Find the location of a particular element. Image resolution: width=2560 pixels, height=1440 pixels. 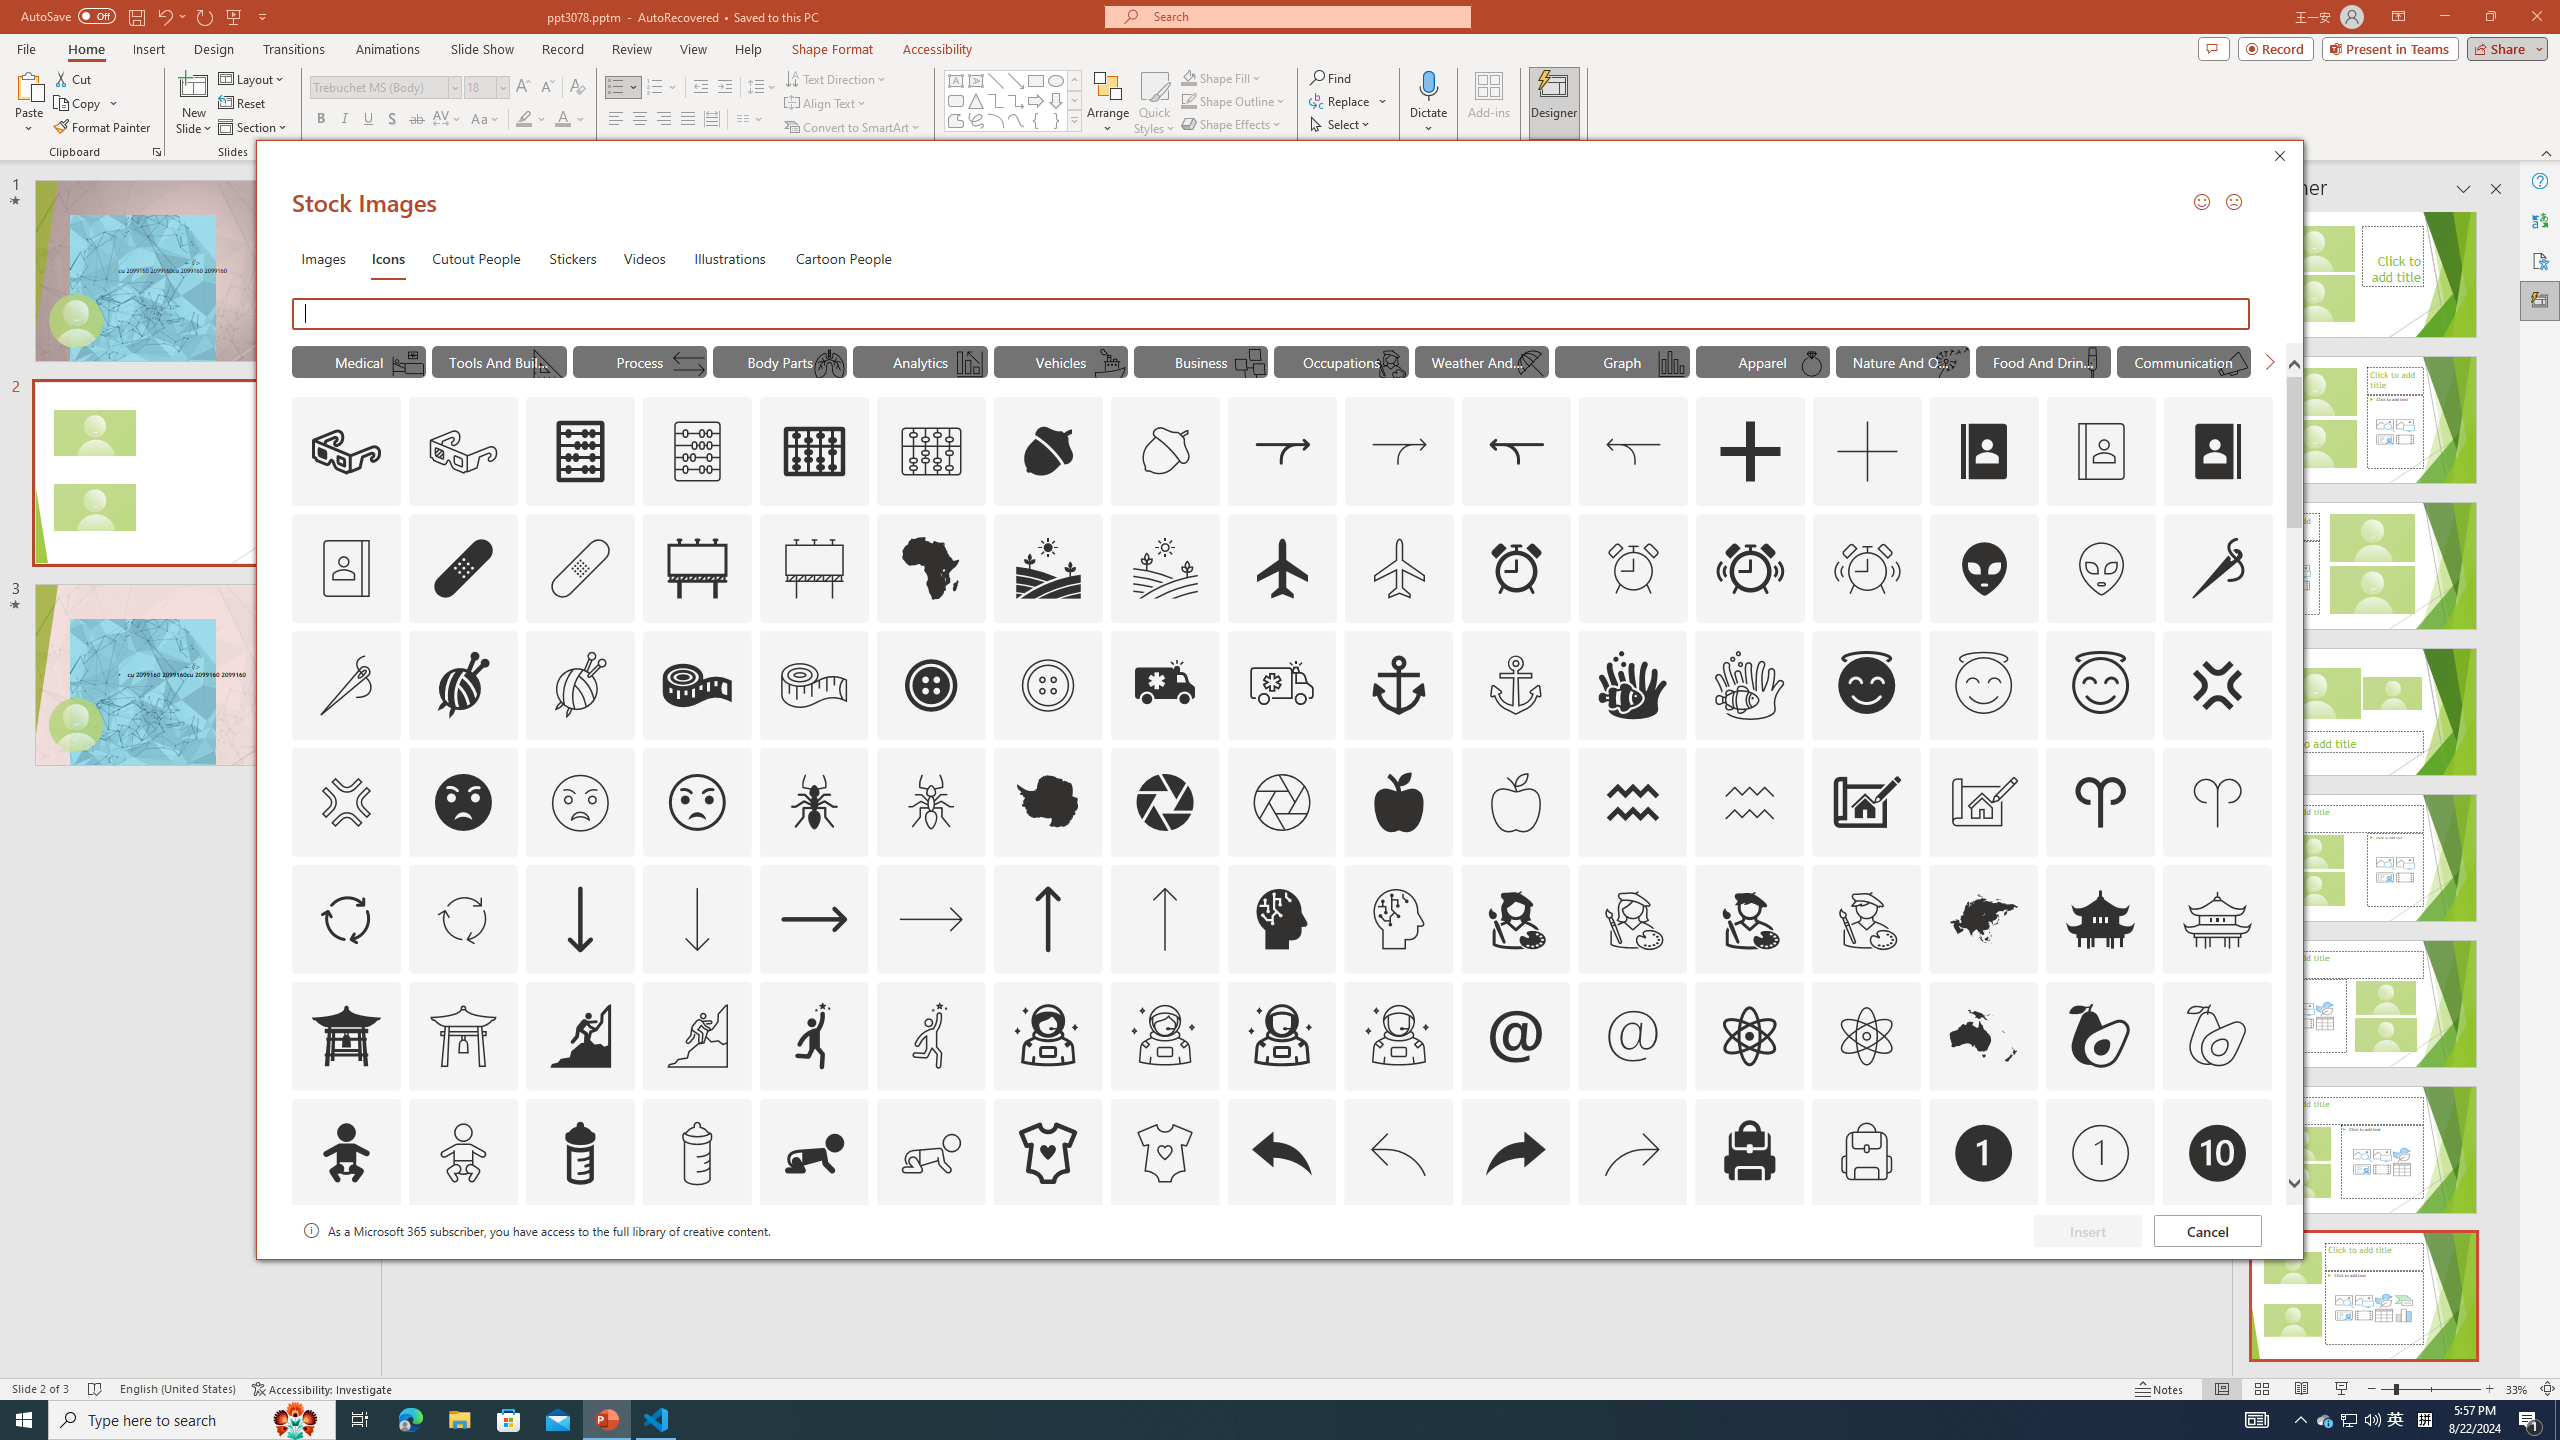

'"Graph" Icons.' is located at coordinates (1621, 360).